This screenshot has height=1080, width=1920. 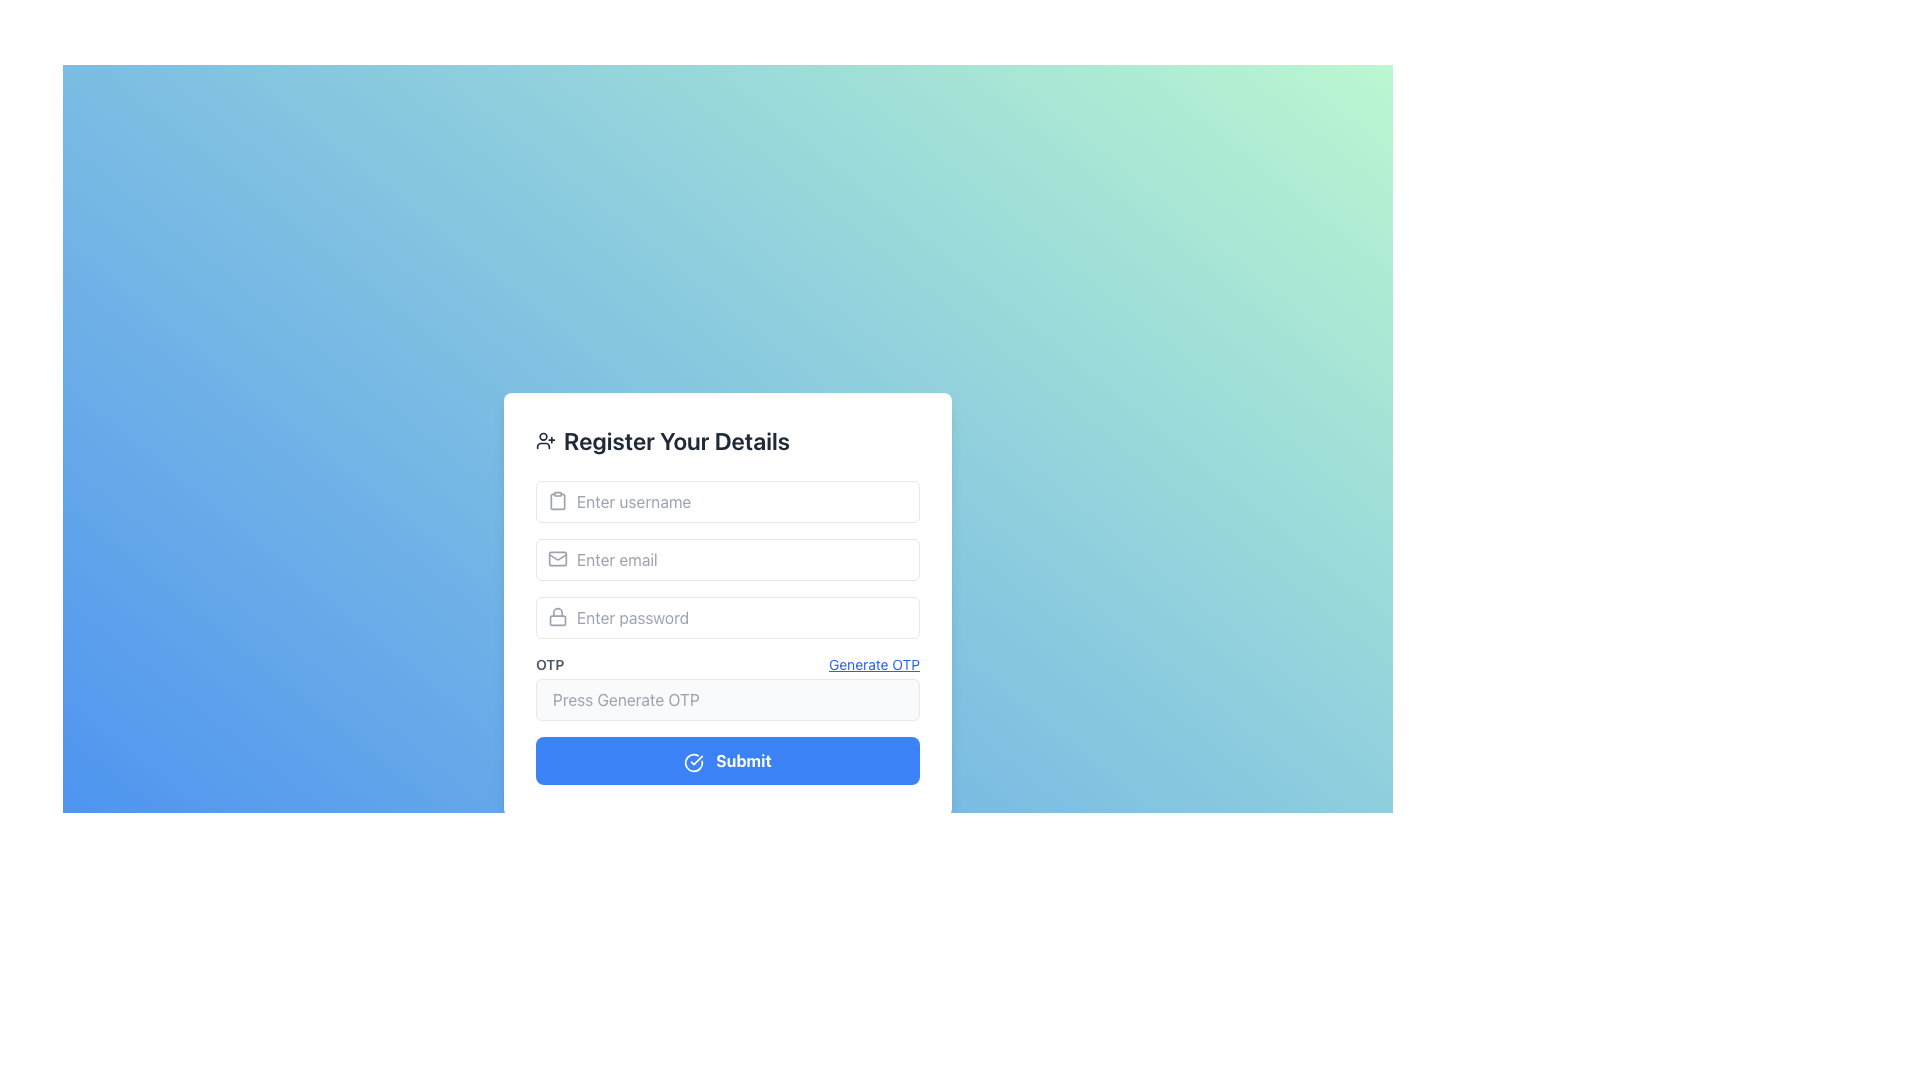 What do you see at coordinates (557, 559) in the screenshot?
I see `the envelope-shaped icon indicating email, which is located on the left side of the email input field` at bounding box center [557, 559].